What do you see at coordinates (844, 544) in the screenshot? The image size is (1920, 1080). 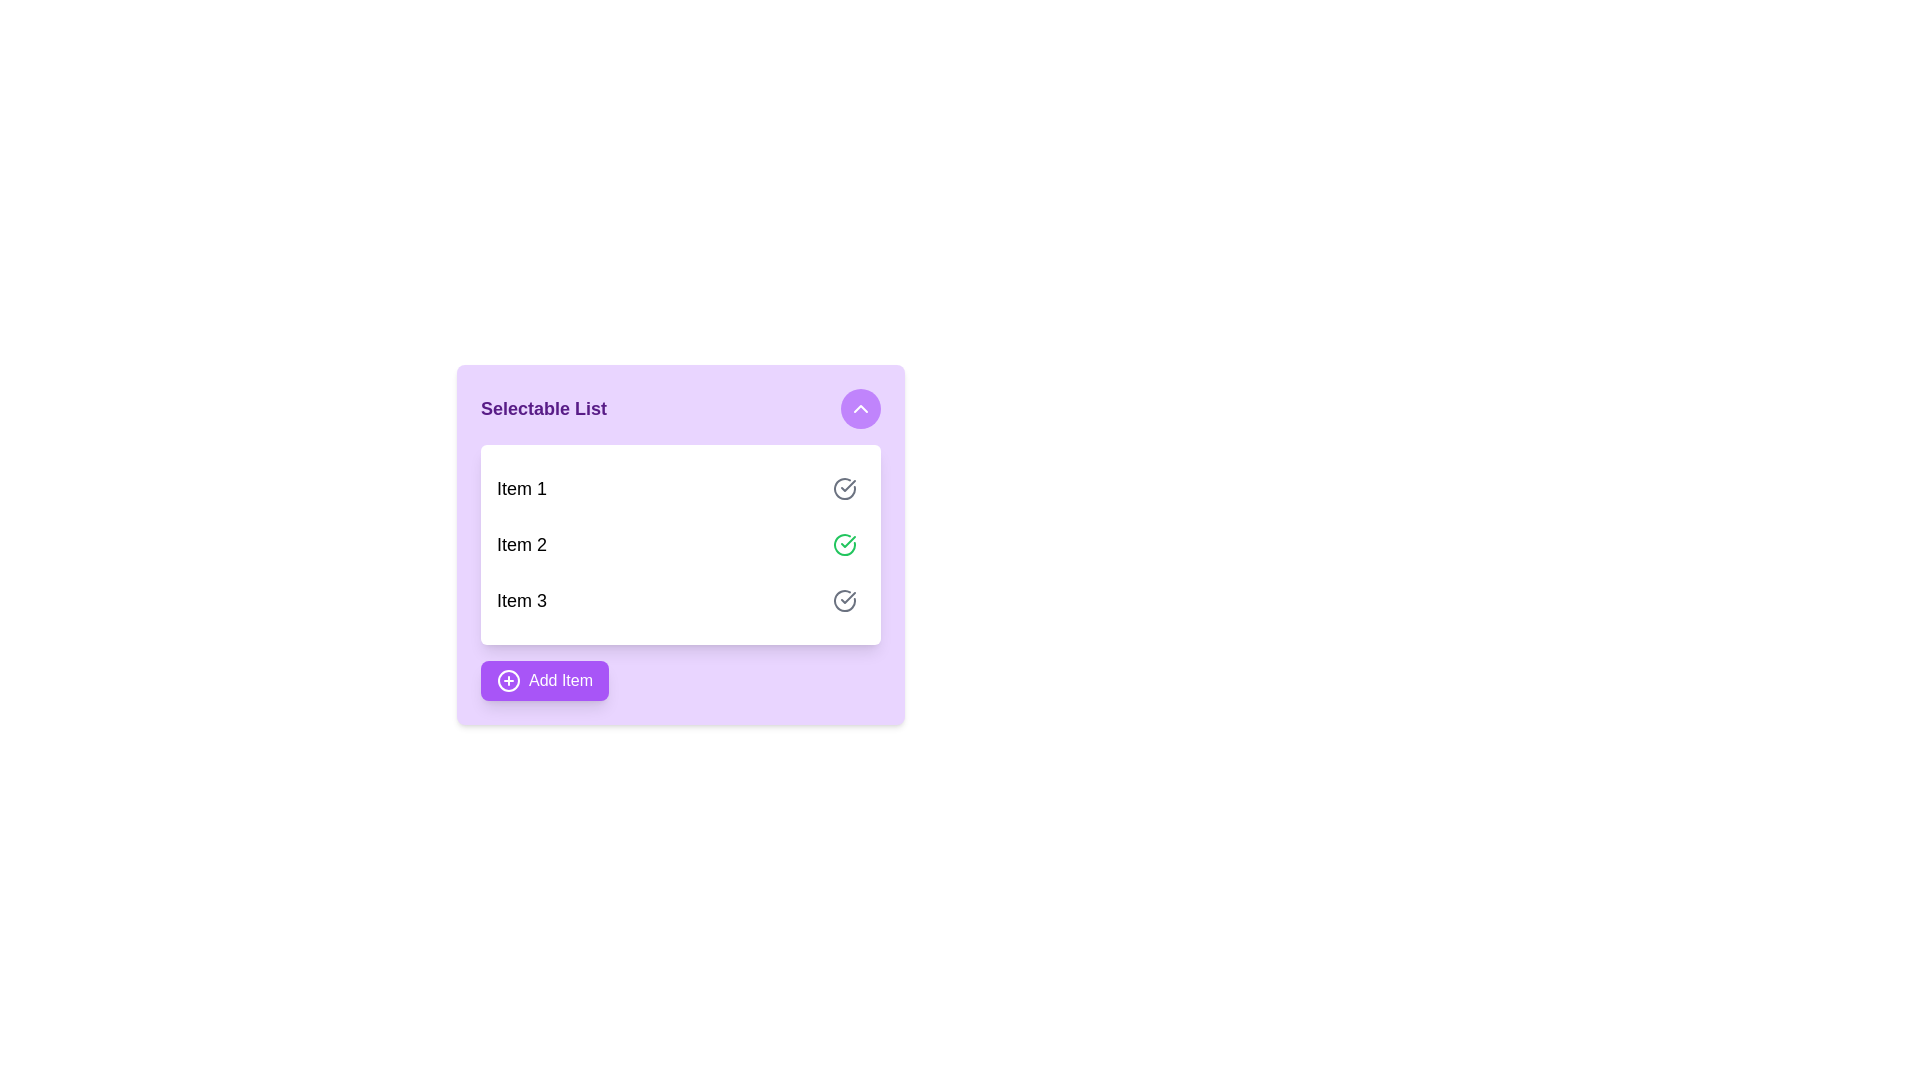 I see `the status indicator icon for 'Item 2' in the selectable list, which is located to the right of the list item text label` at bounding box center [844, 544].